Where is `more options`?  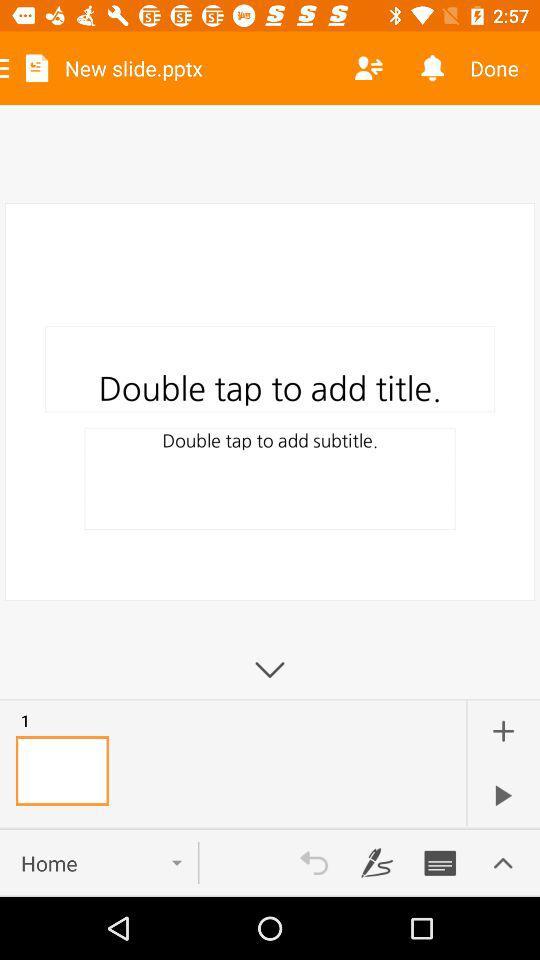
more options is located at coordinates (502, 862).